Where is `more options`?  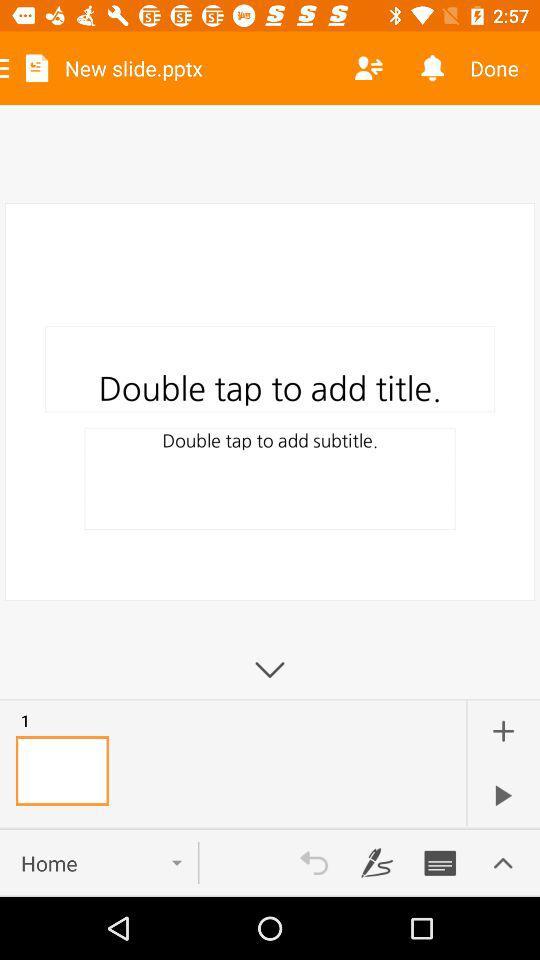
more options is located at coordinates (502, 862).